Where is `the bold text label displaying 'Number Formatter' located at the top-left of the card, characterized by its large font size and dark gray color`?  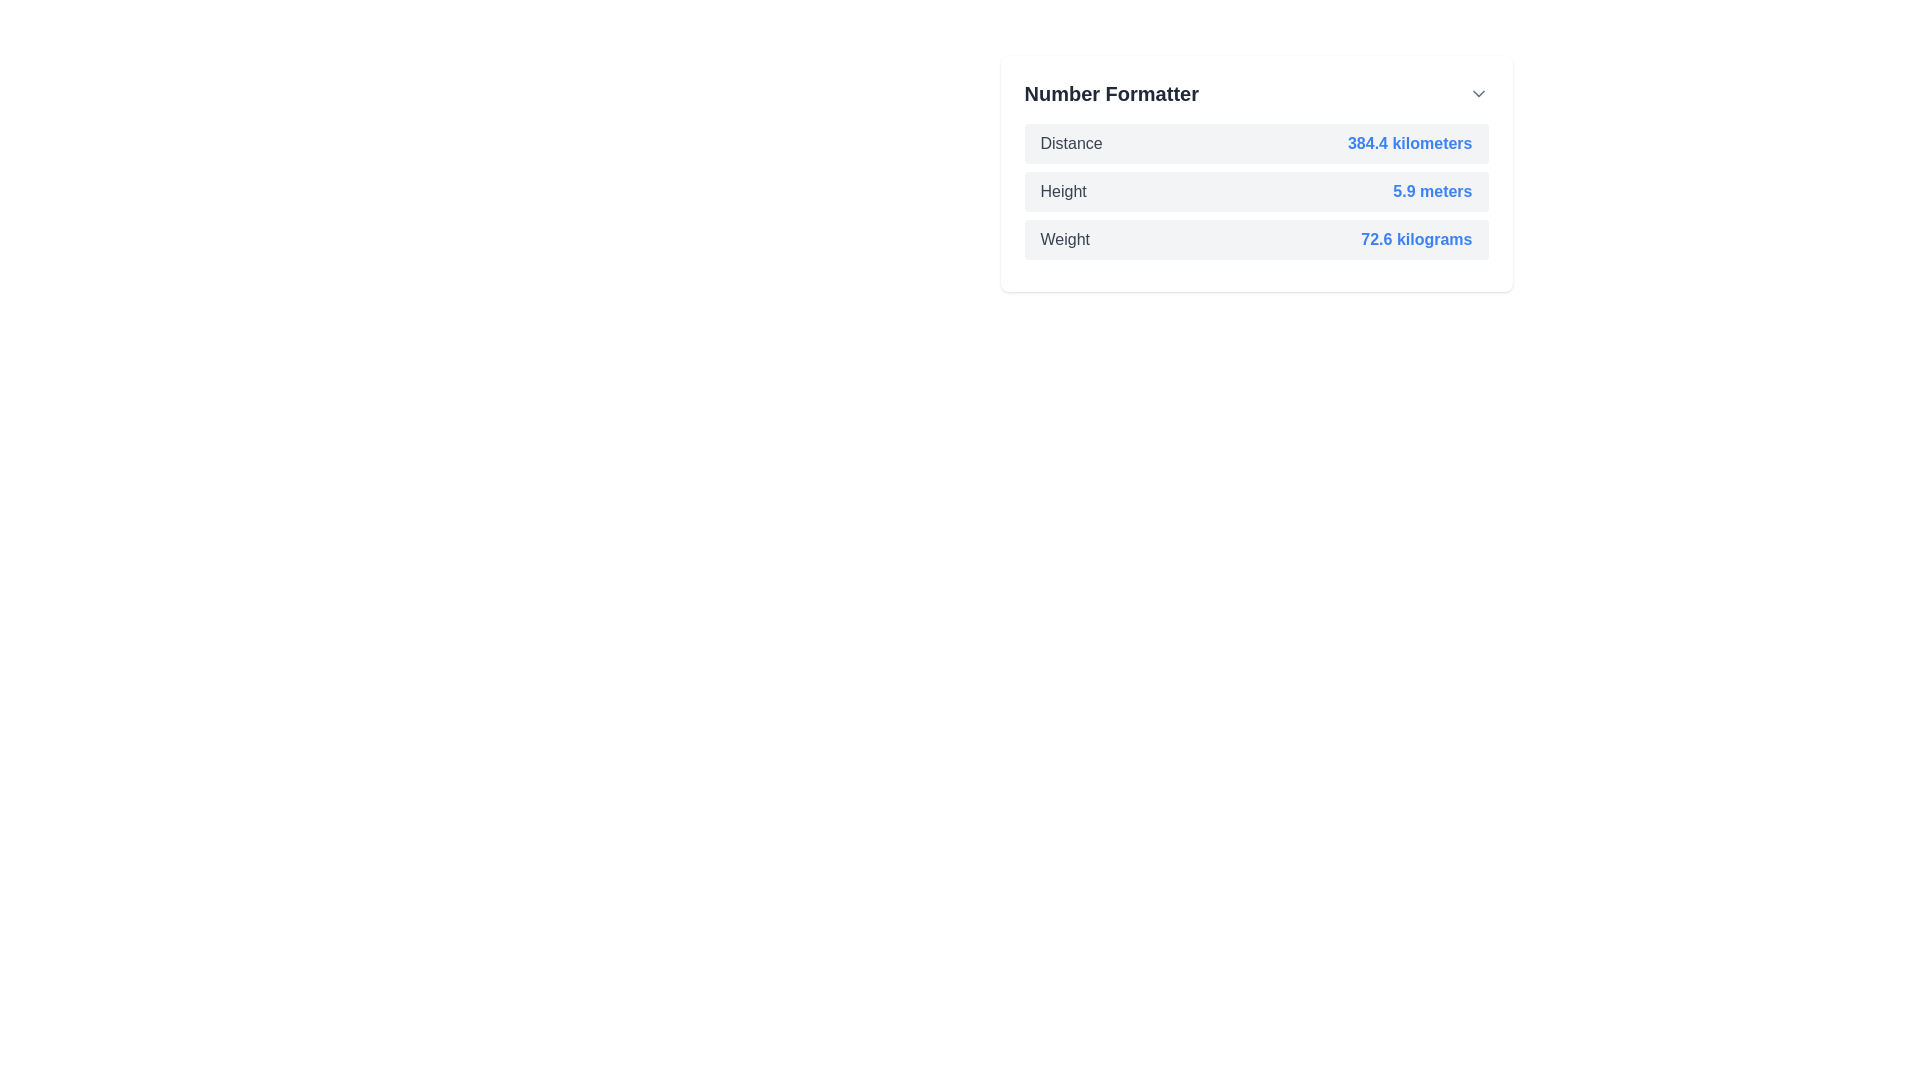
the bold text label displaying 'Number Formatter' located at the top-left of the card, characterized by its large font size and dark gray color is located at coordinates (1110, 93).